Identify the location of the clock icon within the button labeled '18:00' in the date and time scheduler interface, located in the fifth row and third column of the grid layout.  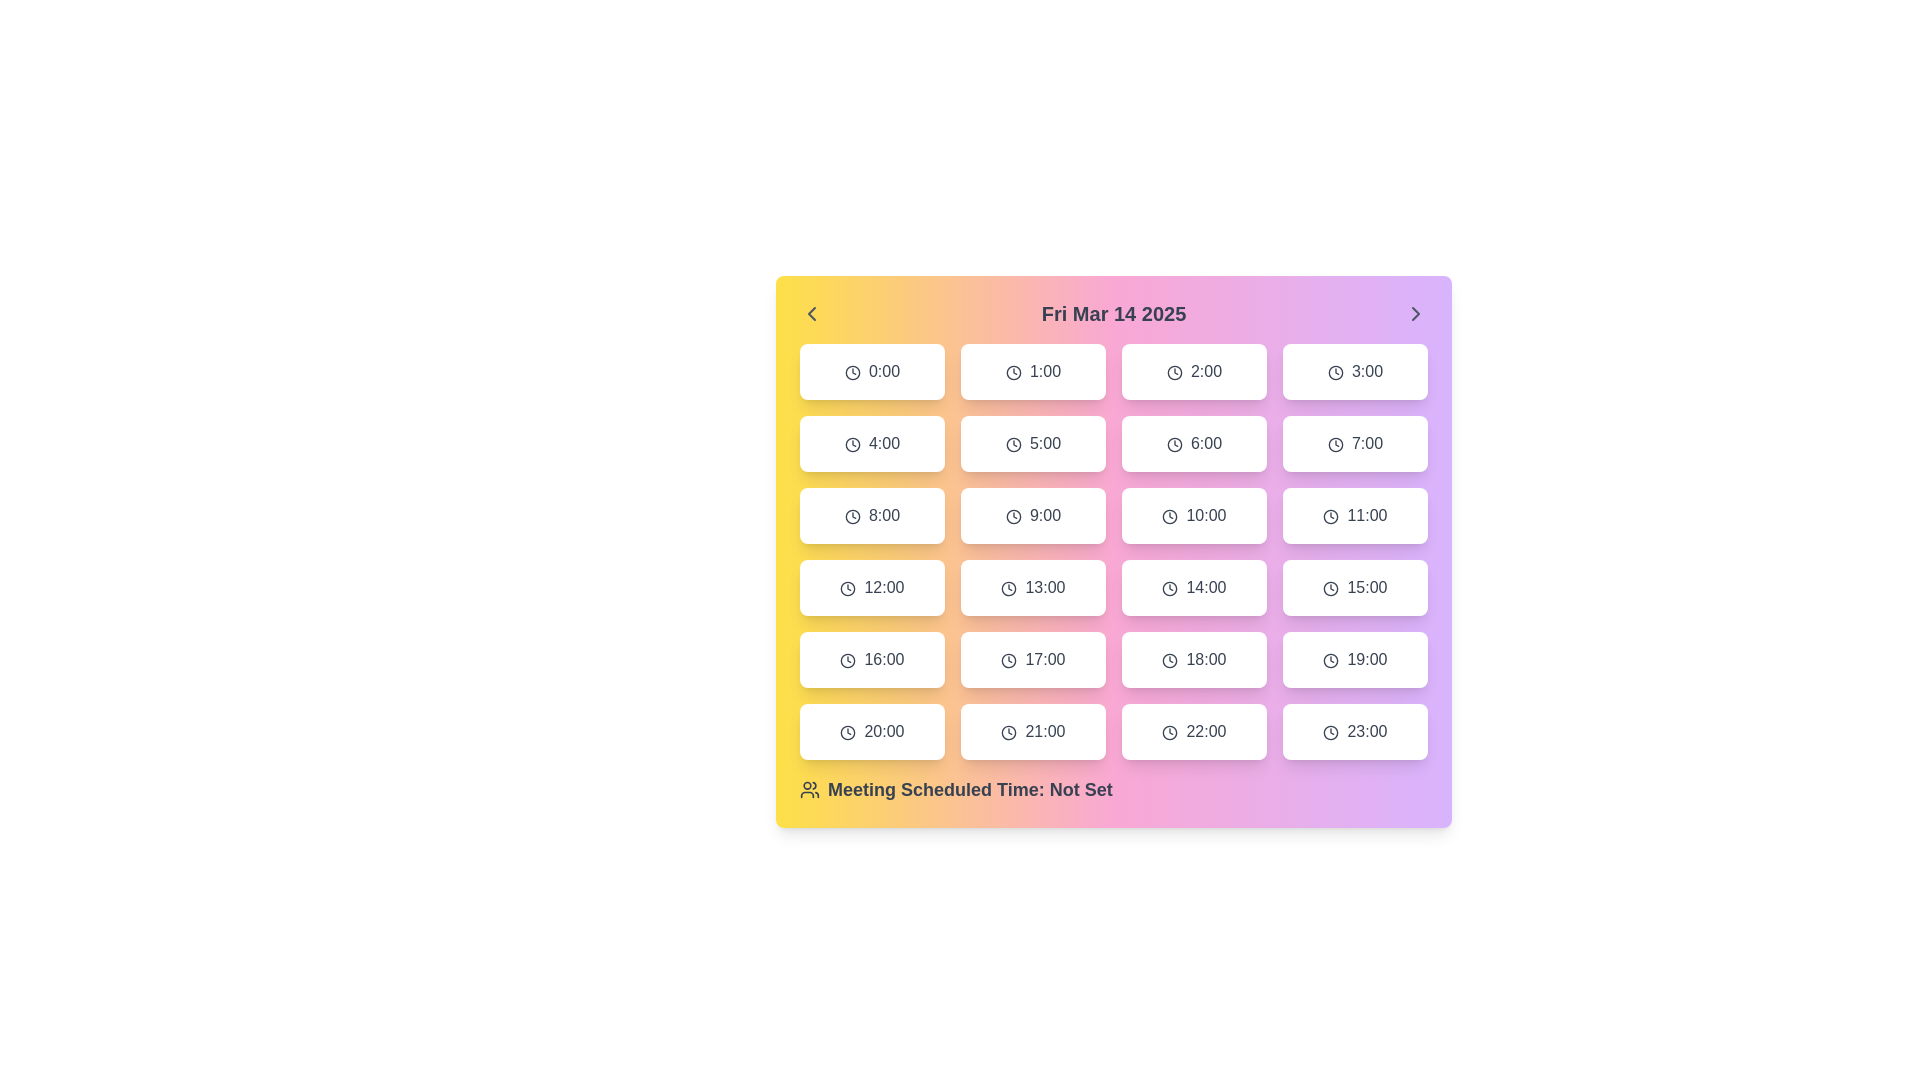
(1170, 660).